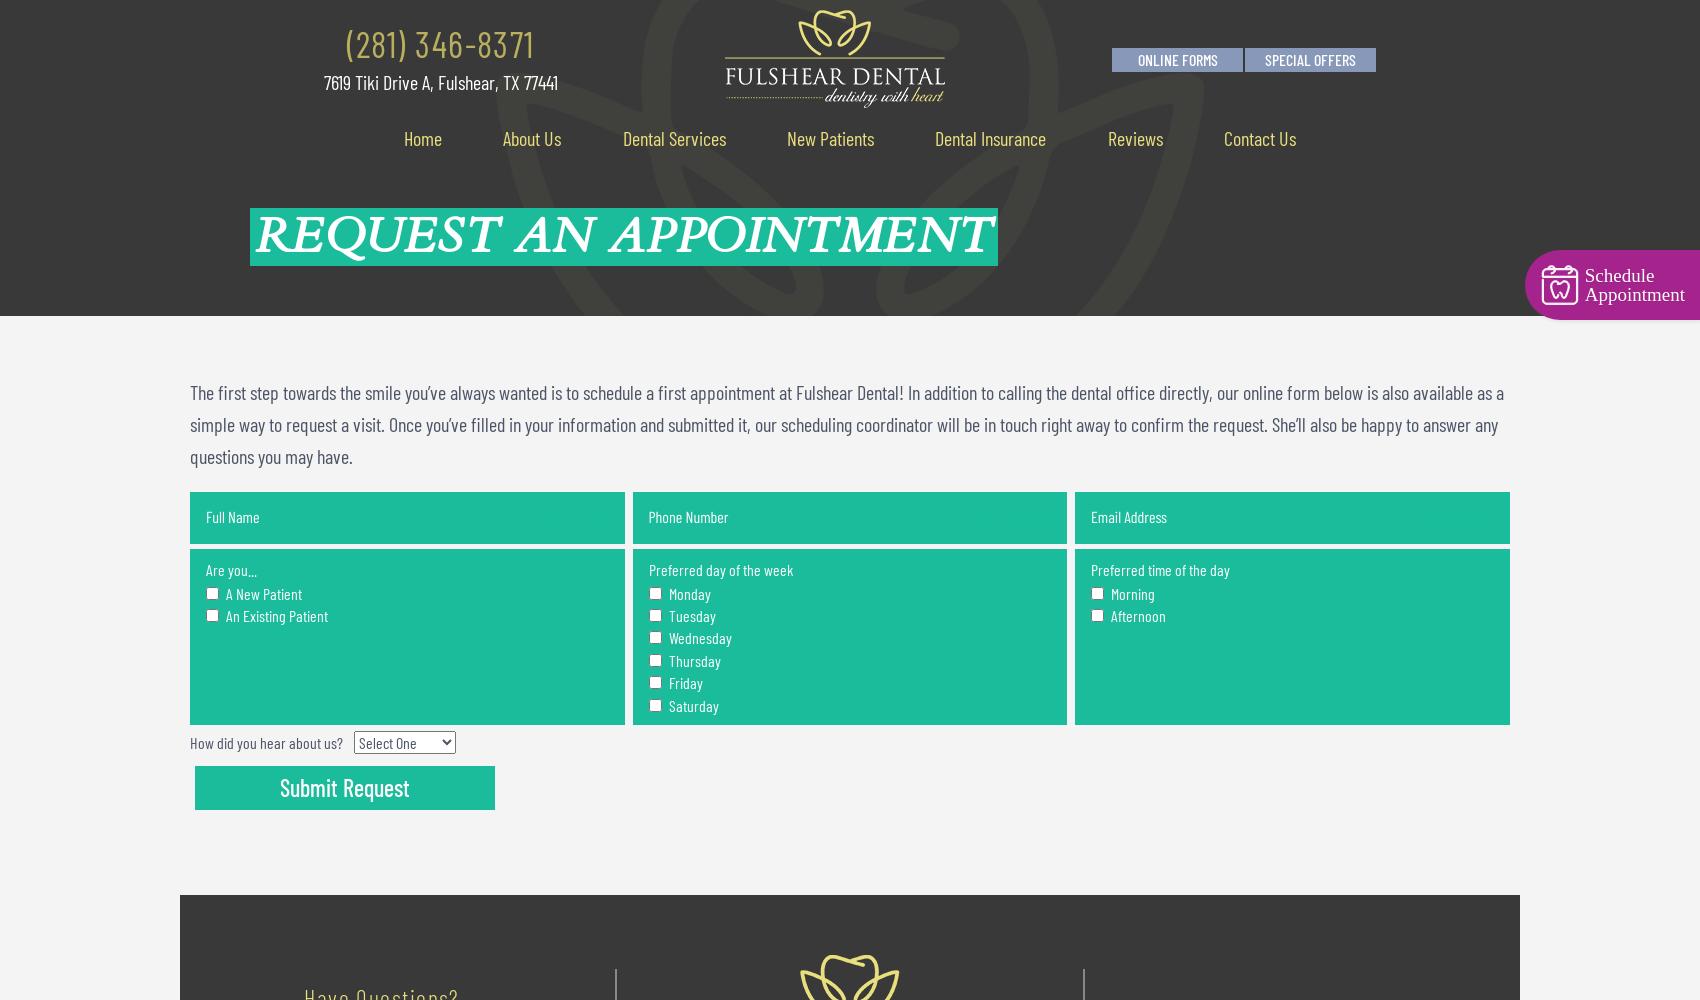 The width and height of the screenshot is (1700, 1000). I want to click on 'How did you hear about us?', so click(266, 740).